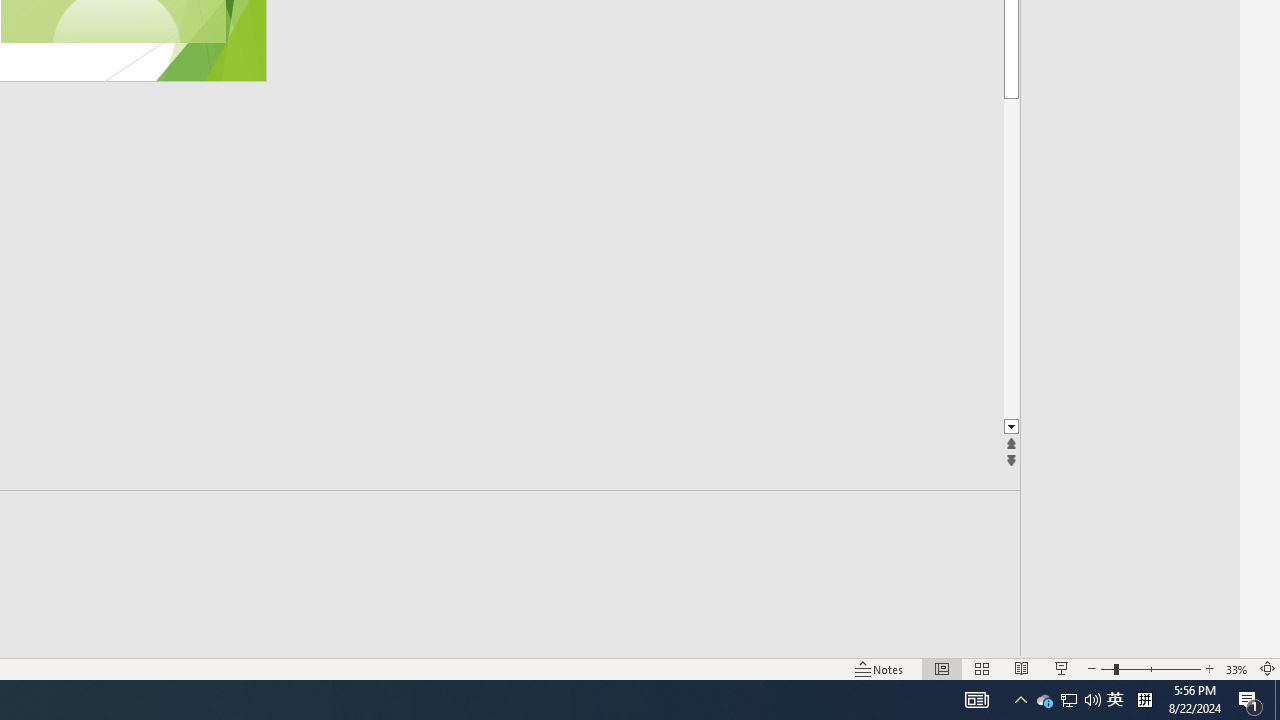  What do you see at coordinates (1266, 669) in the screenshot?
I see `'Zoom to Fit '` at bounding box center [1266, 669].